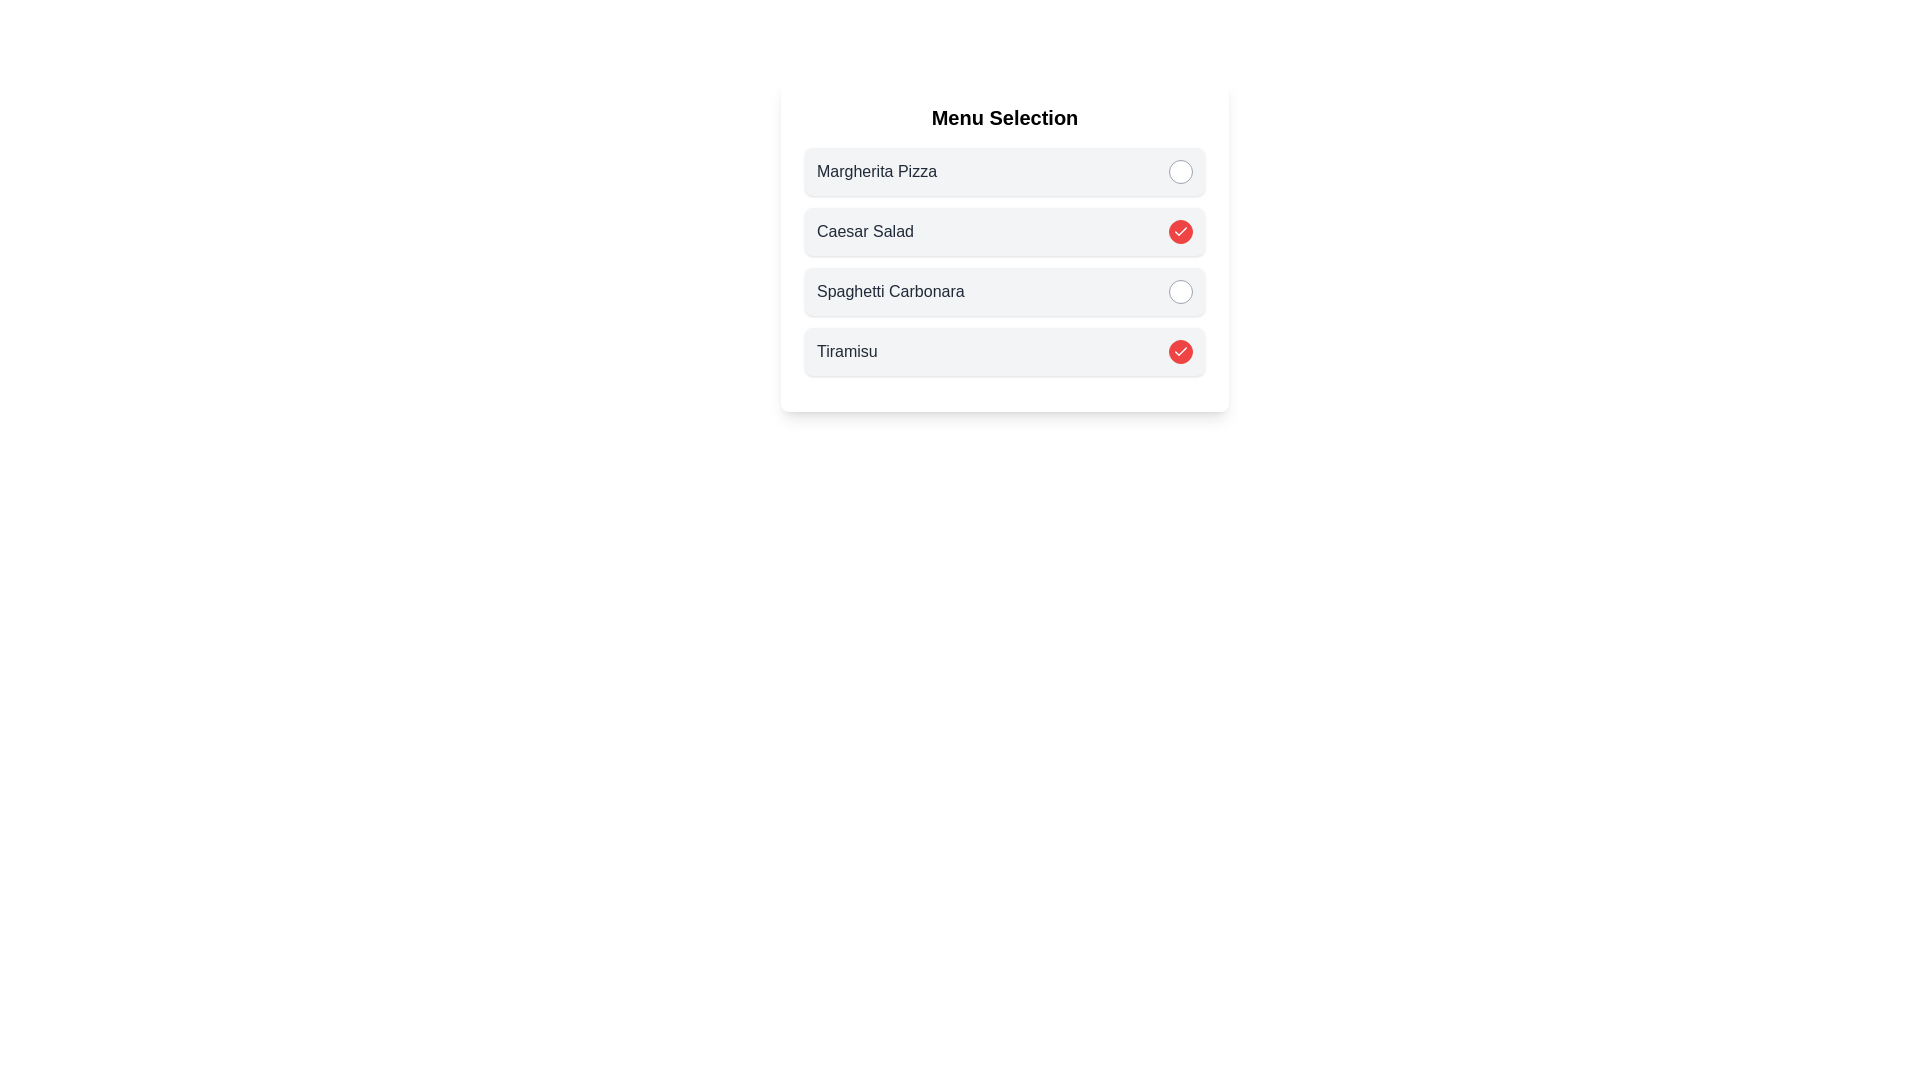 Image resolution: width=1920 pixels, height=1080 pixels. What do you see at coordinates (1180, 171) in the screenshot?
I see `the menu item corresponding to Margherita Pizza` at bounding box center [1180, 171].